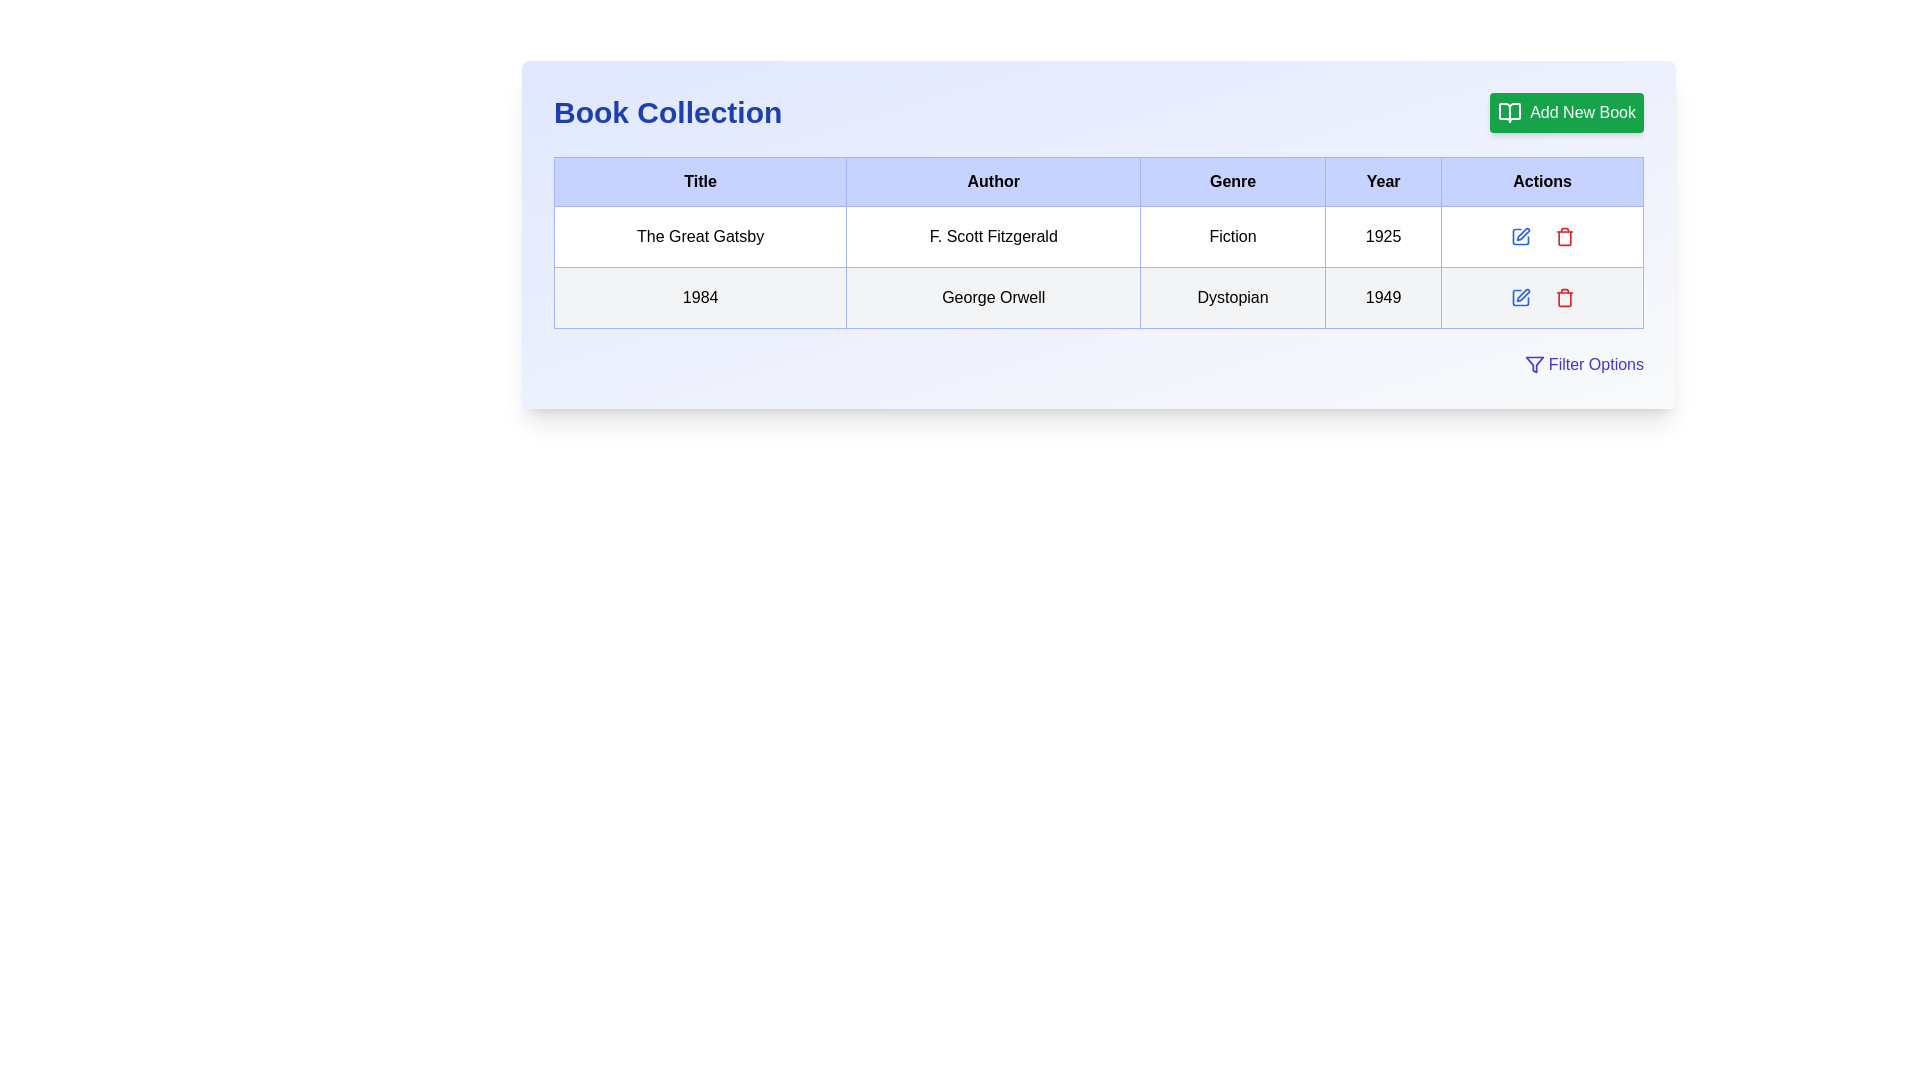 The image size is (1920, 1080). What do you see at coordinates (993, 297) in the screenshot?
I see `the text label displaying 'George Orwell' which is located in the 'Author' column of the book details table` at bounding box center [993, 297].